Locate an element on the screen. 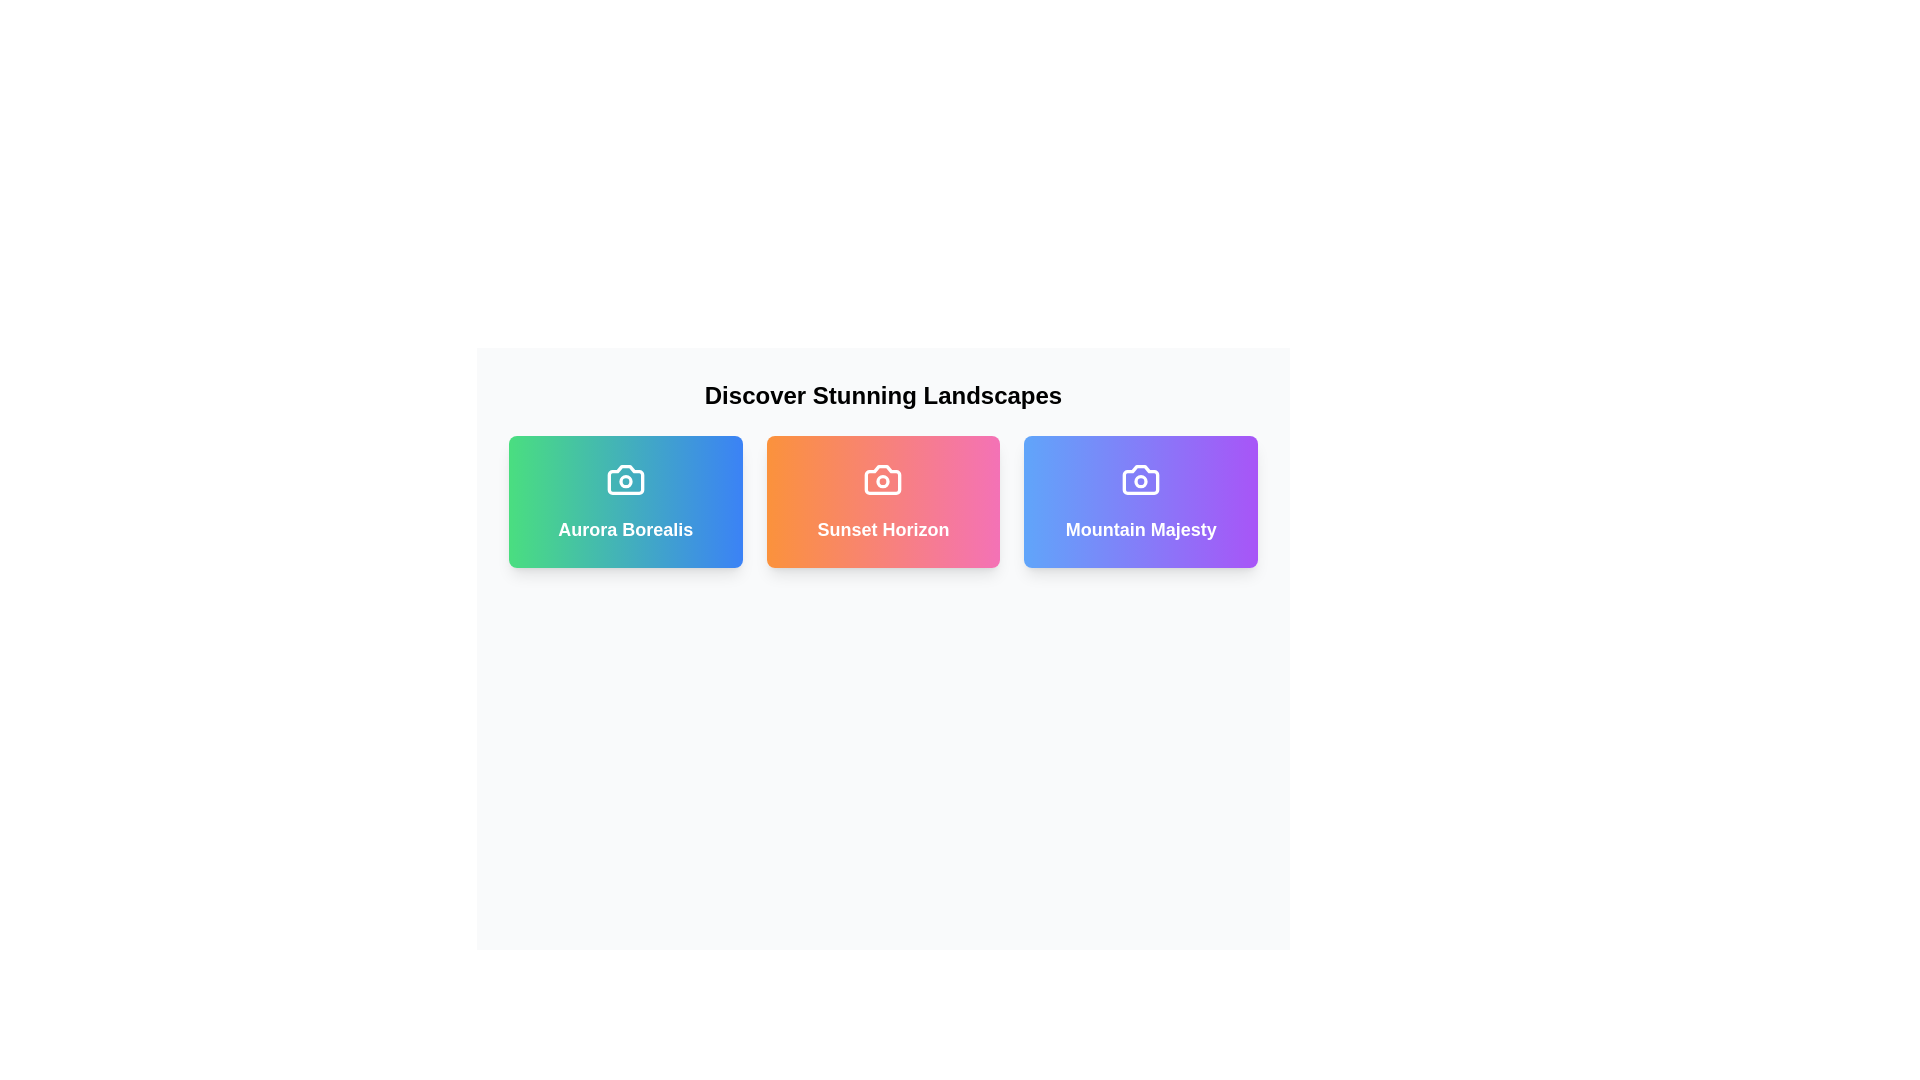 This screenshot has height=1080, width=1920. the camera icon within the green gradient card labeled 'Aurora Borealis', which is located beneath the 'Discover Stunning Landscapes' header is located at coordinates (624, 479).